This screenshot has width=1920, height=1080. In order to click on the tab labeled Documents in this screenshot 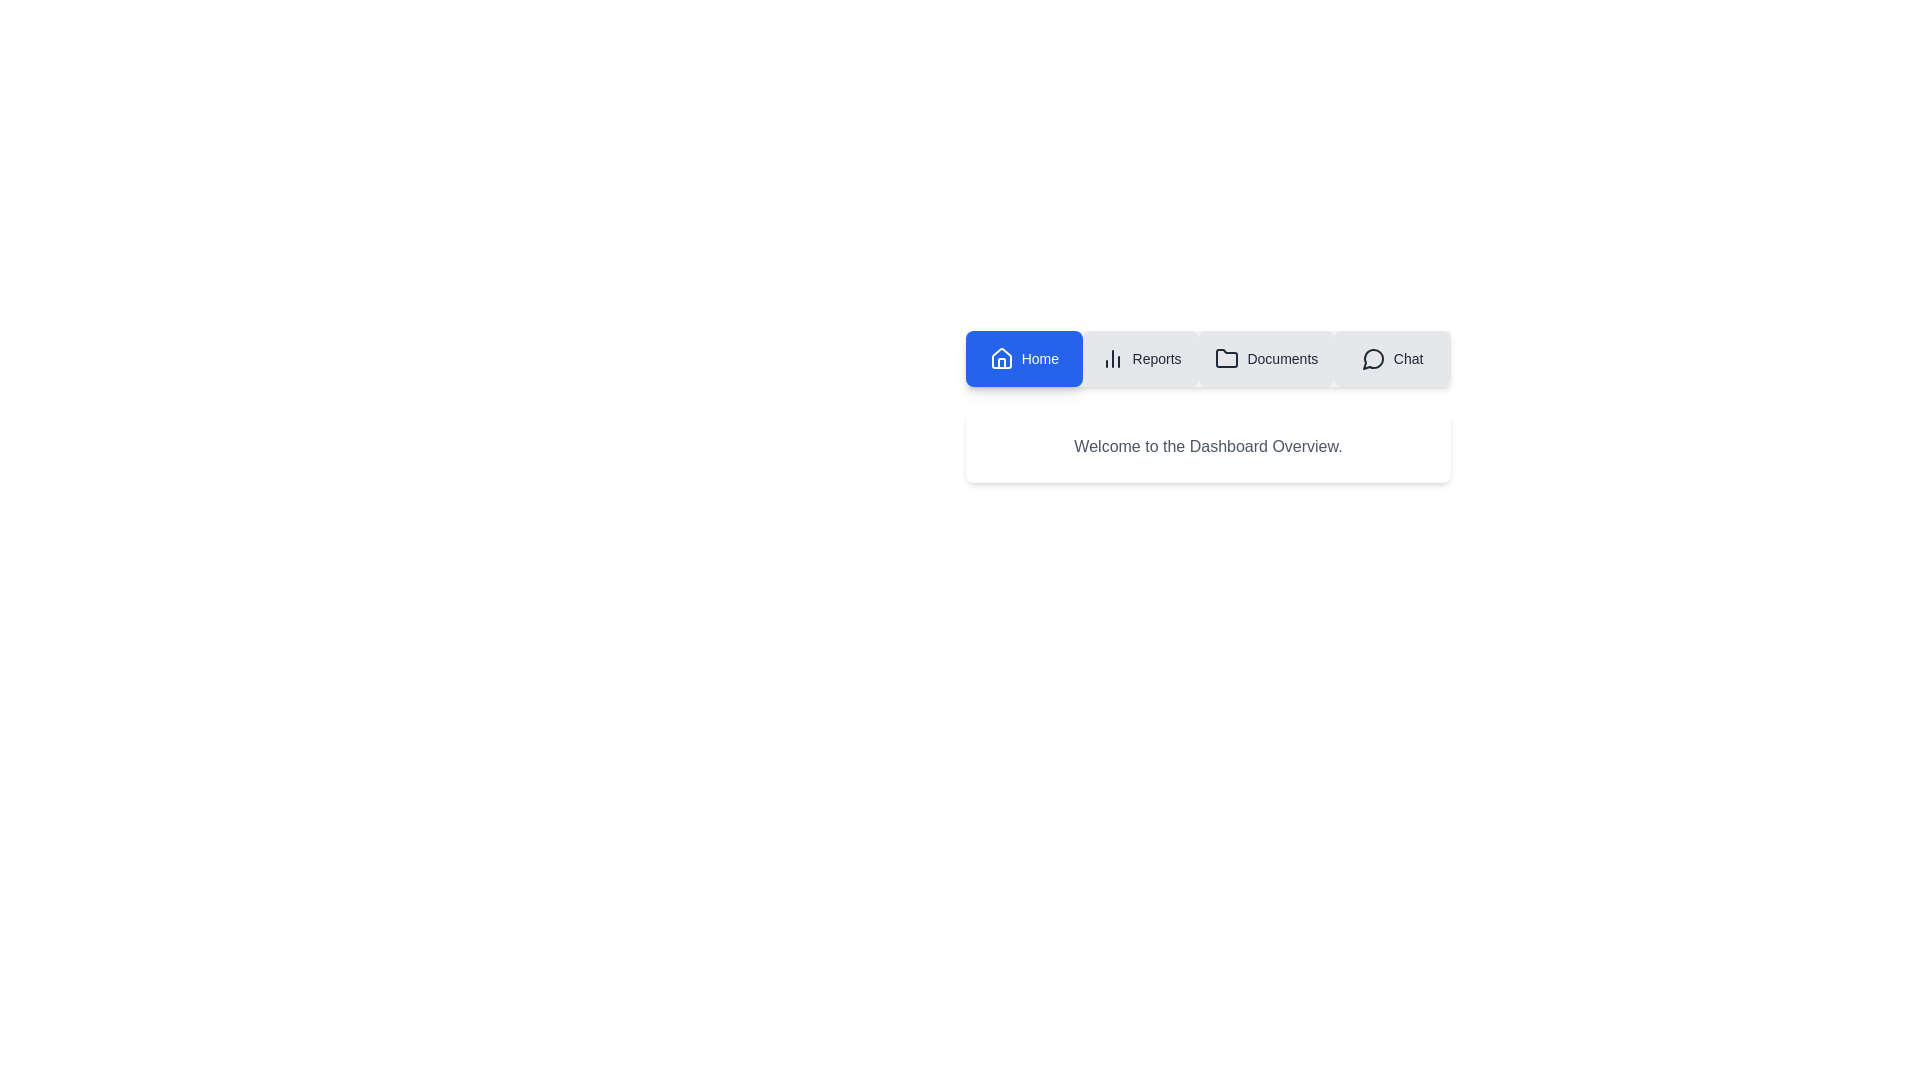, I will do `click(1265, 357)`.